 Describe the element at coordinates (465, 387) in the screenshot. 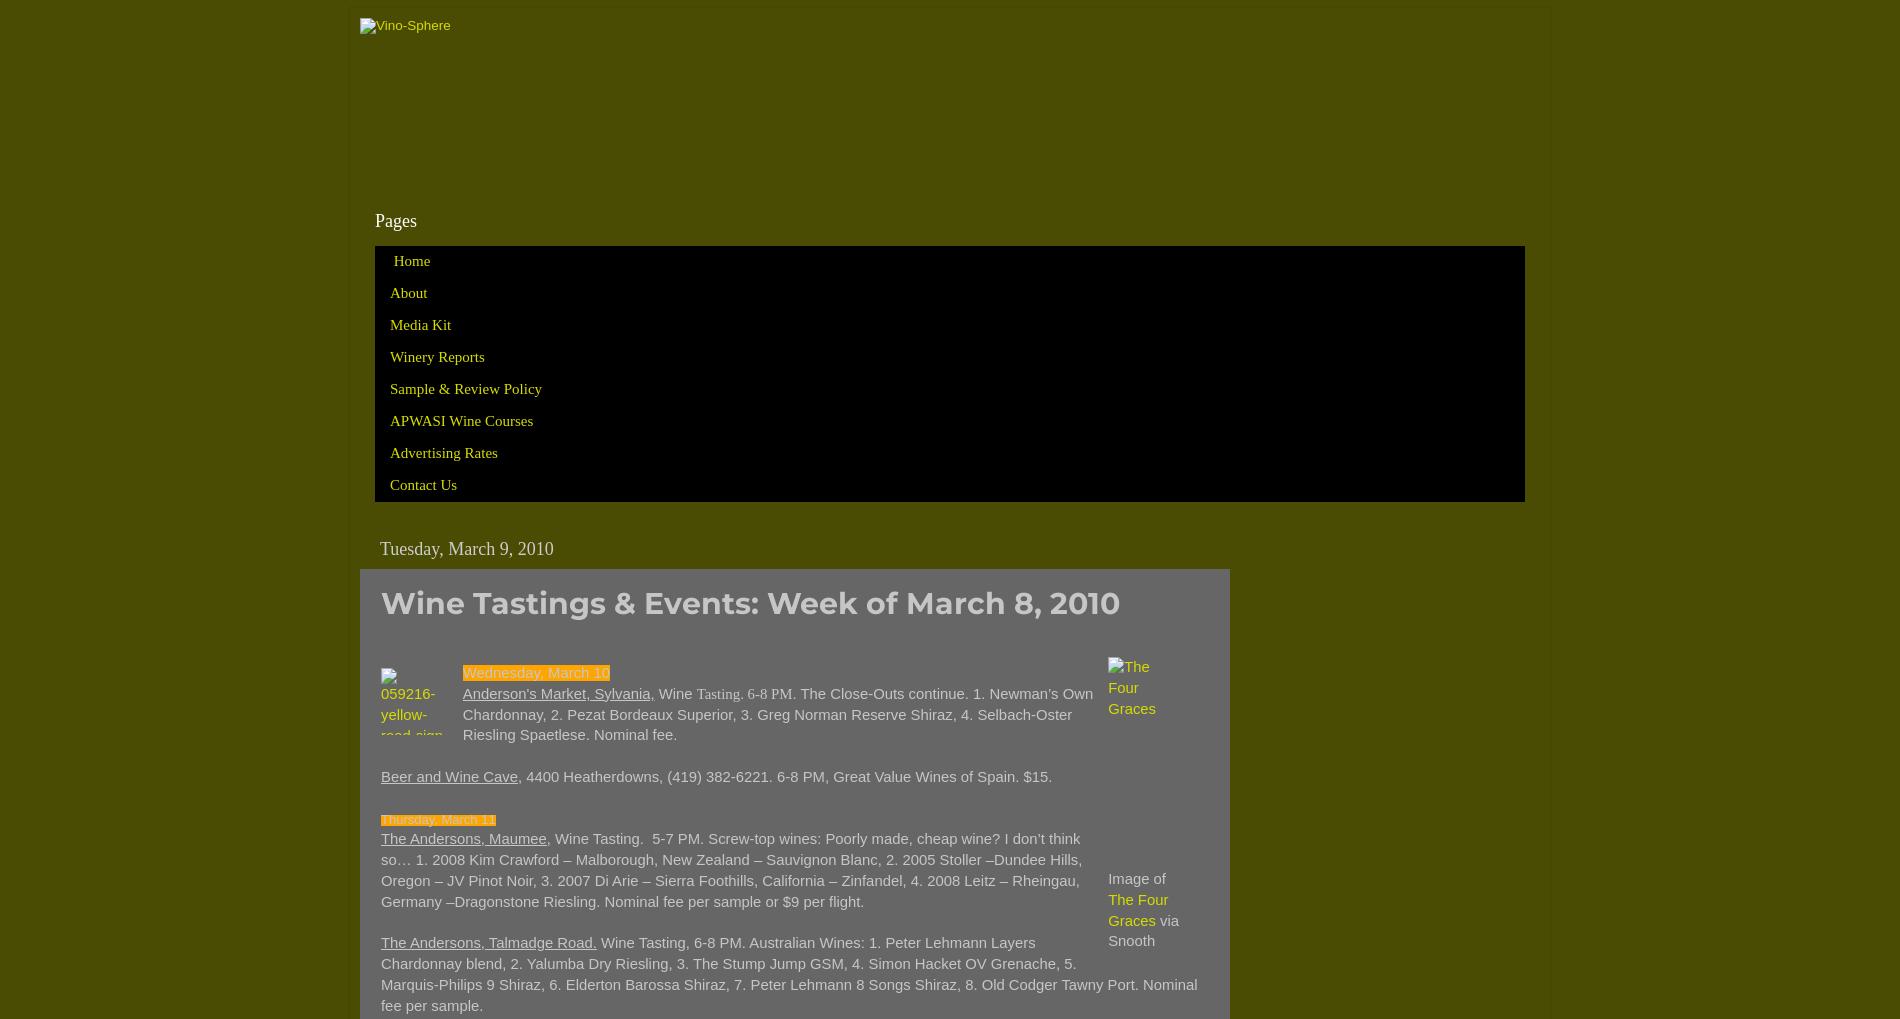

I see `'Sample & Review Policy'` at that location.